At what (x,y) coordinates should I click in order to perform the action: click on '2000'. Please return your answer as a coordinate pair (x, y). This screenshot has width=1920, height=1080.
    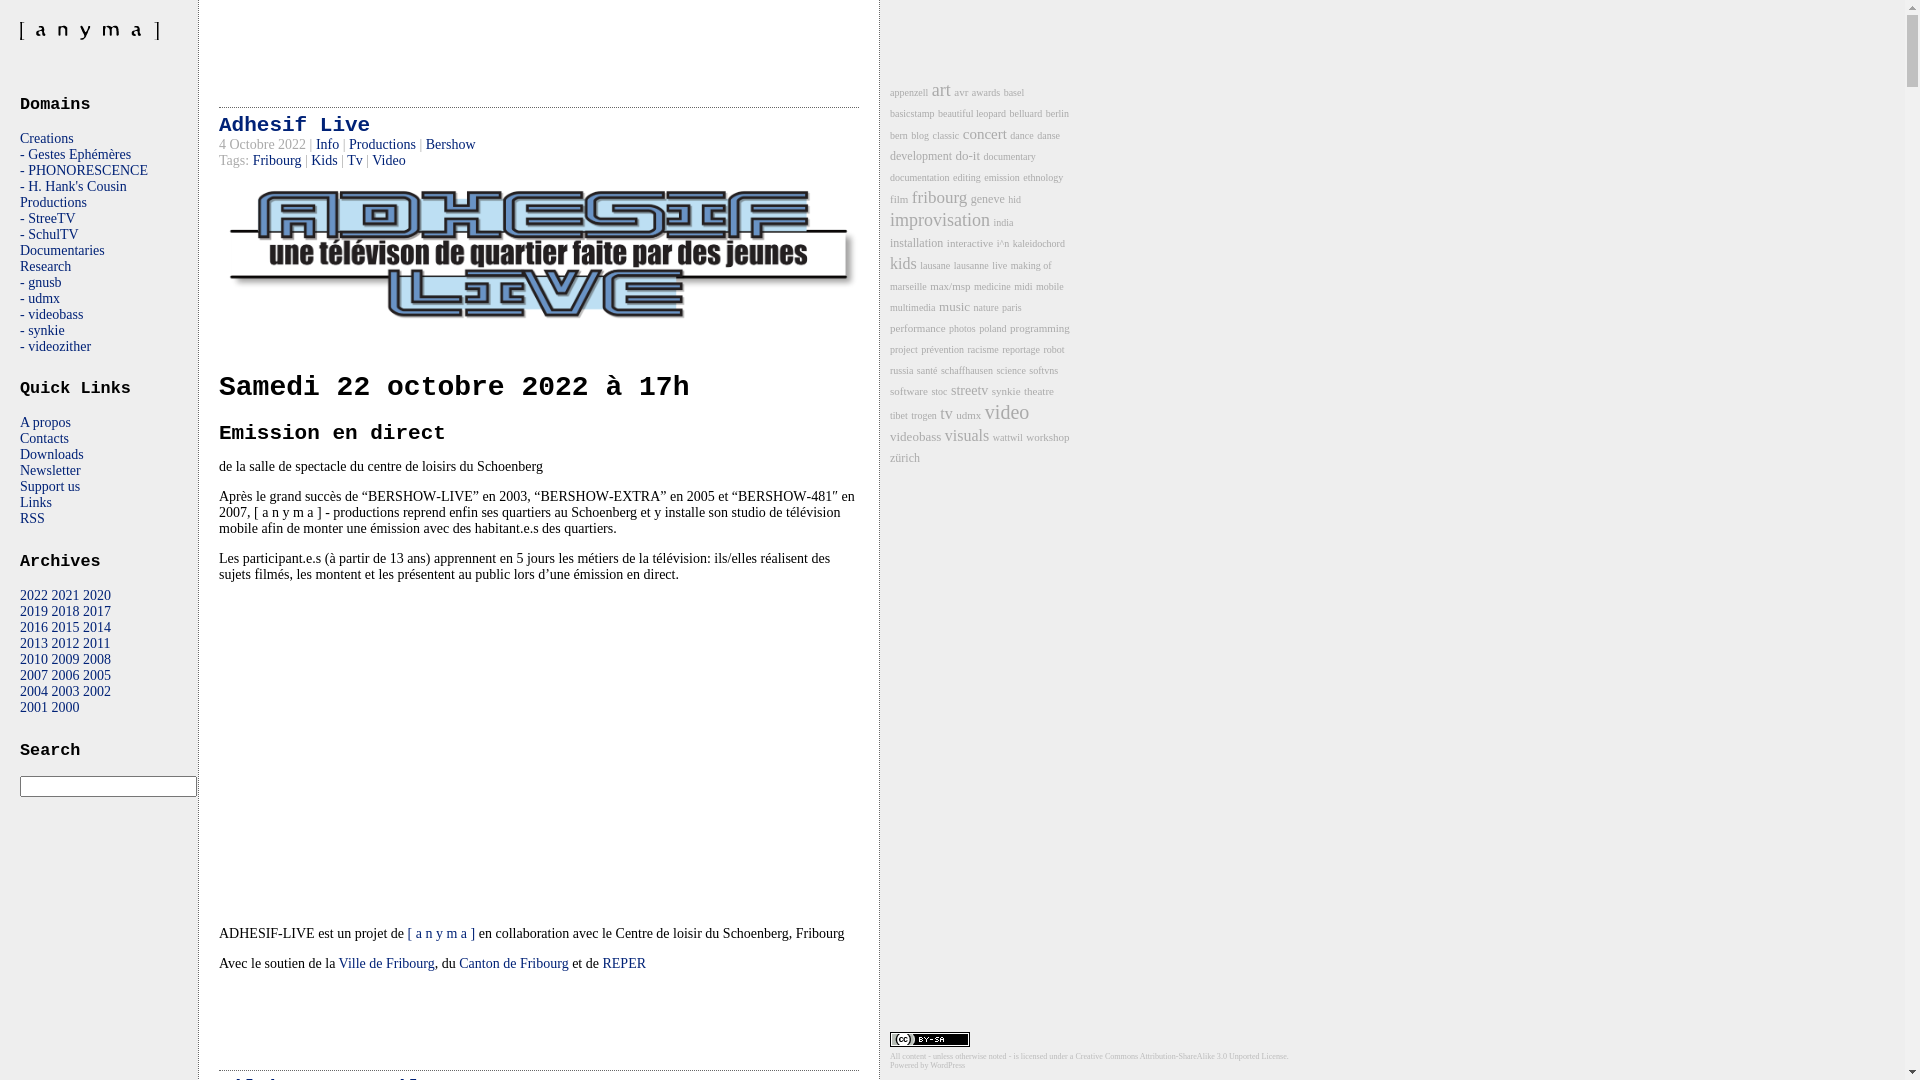
    Looking at the image, I should click on (66, 706).